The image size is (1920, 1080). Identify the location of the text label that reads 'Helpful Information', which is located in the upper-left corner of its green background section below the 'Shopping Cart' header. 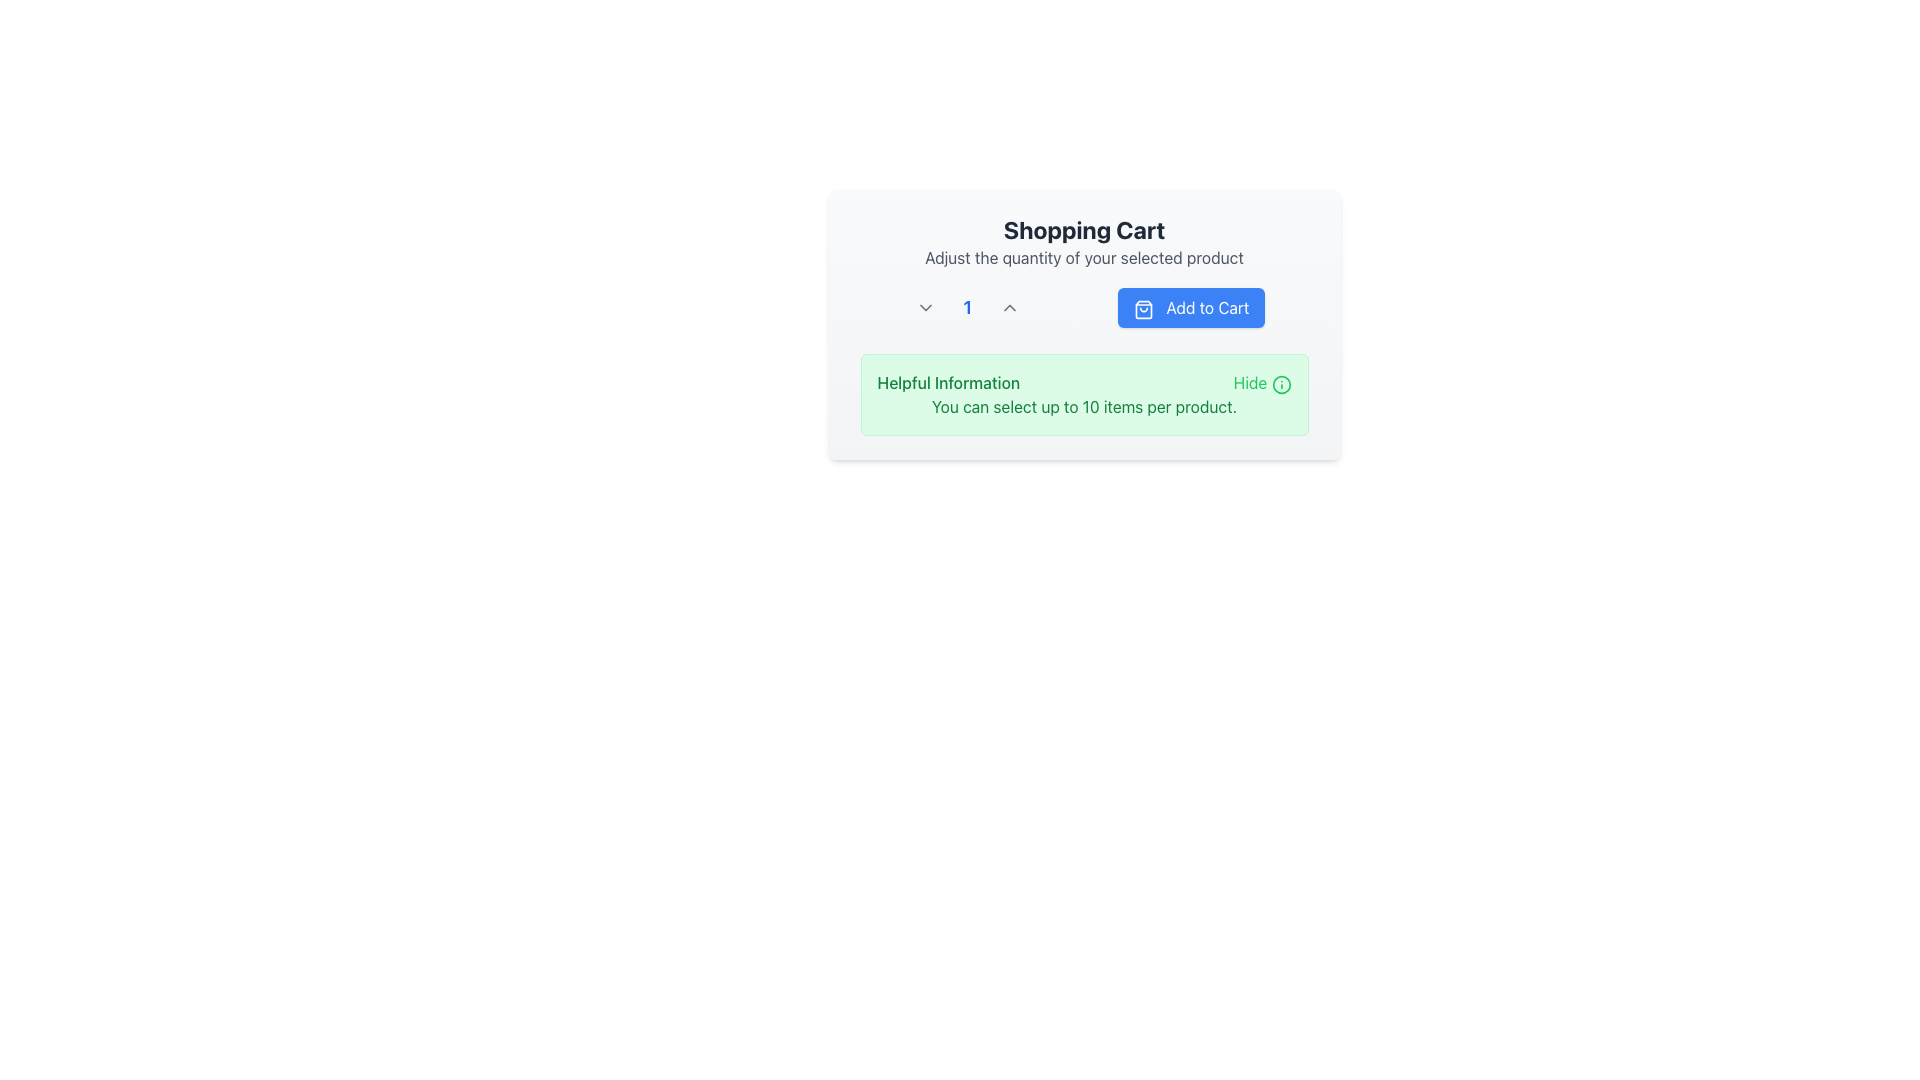
(947, 382).